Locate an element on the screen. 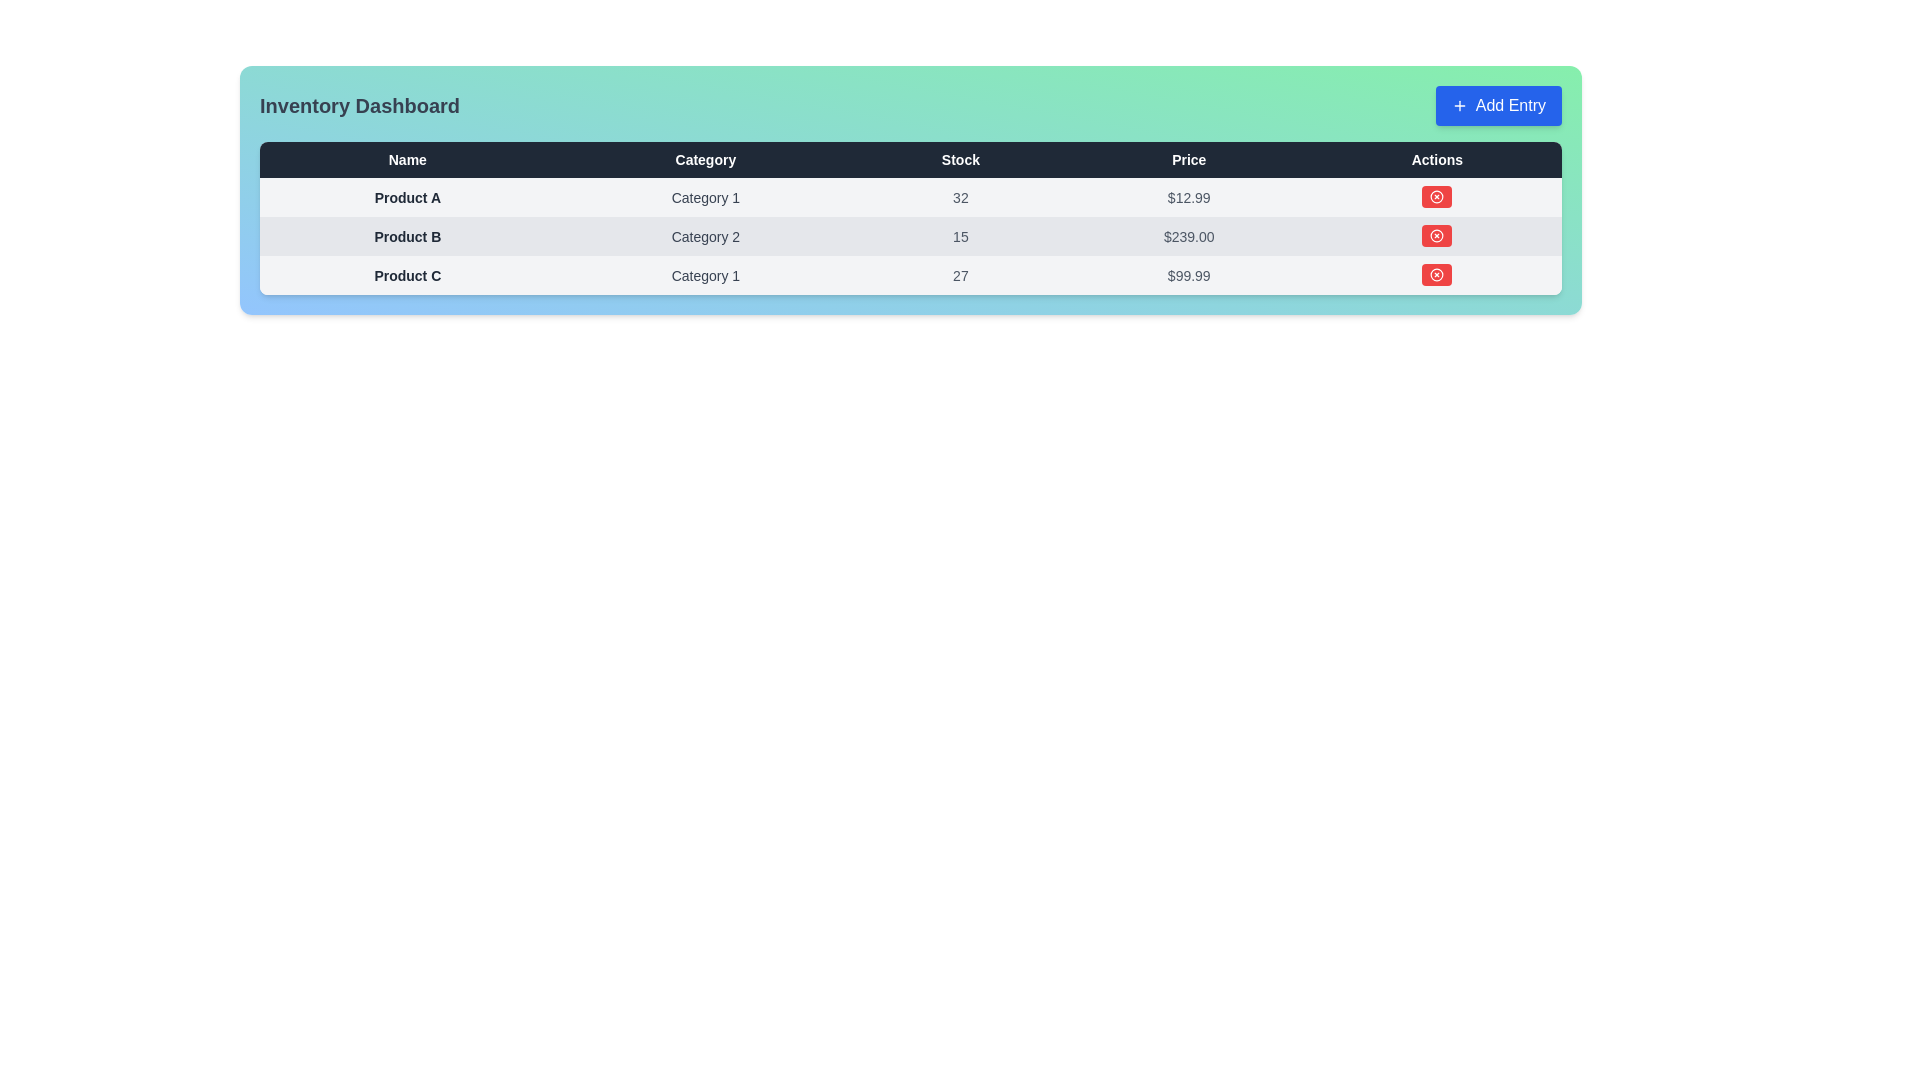  the small red button with a white 'X' icon located in the second row of the 'Actions' column is located at coordinates (1436, 234).